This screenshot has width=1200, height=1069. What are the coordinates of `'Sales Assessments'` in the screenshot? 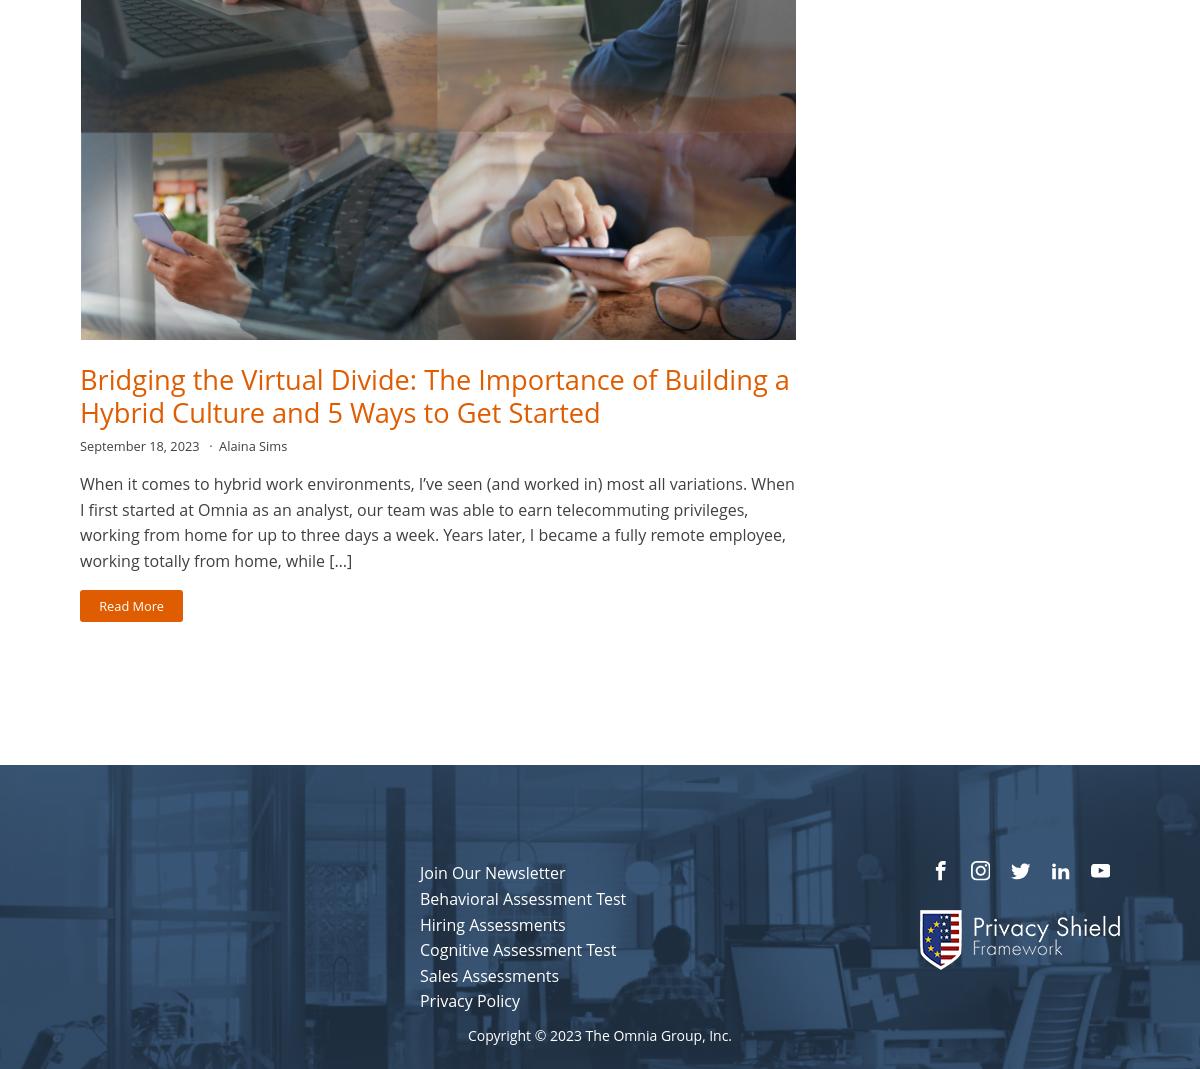 It's located at (487, 975).